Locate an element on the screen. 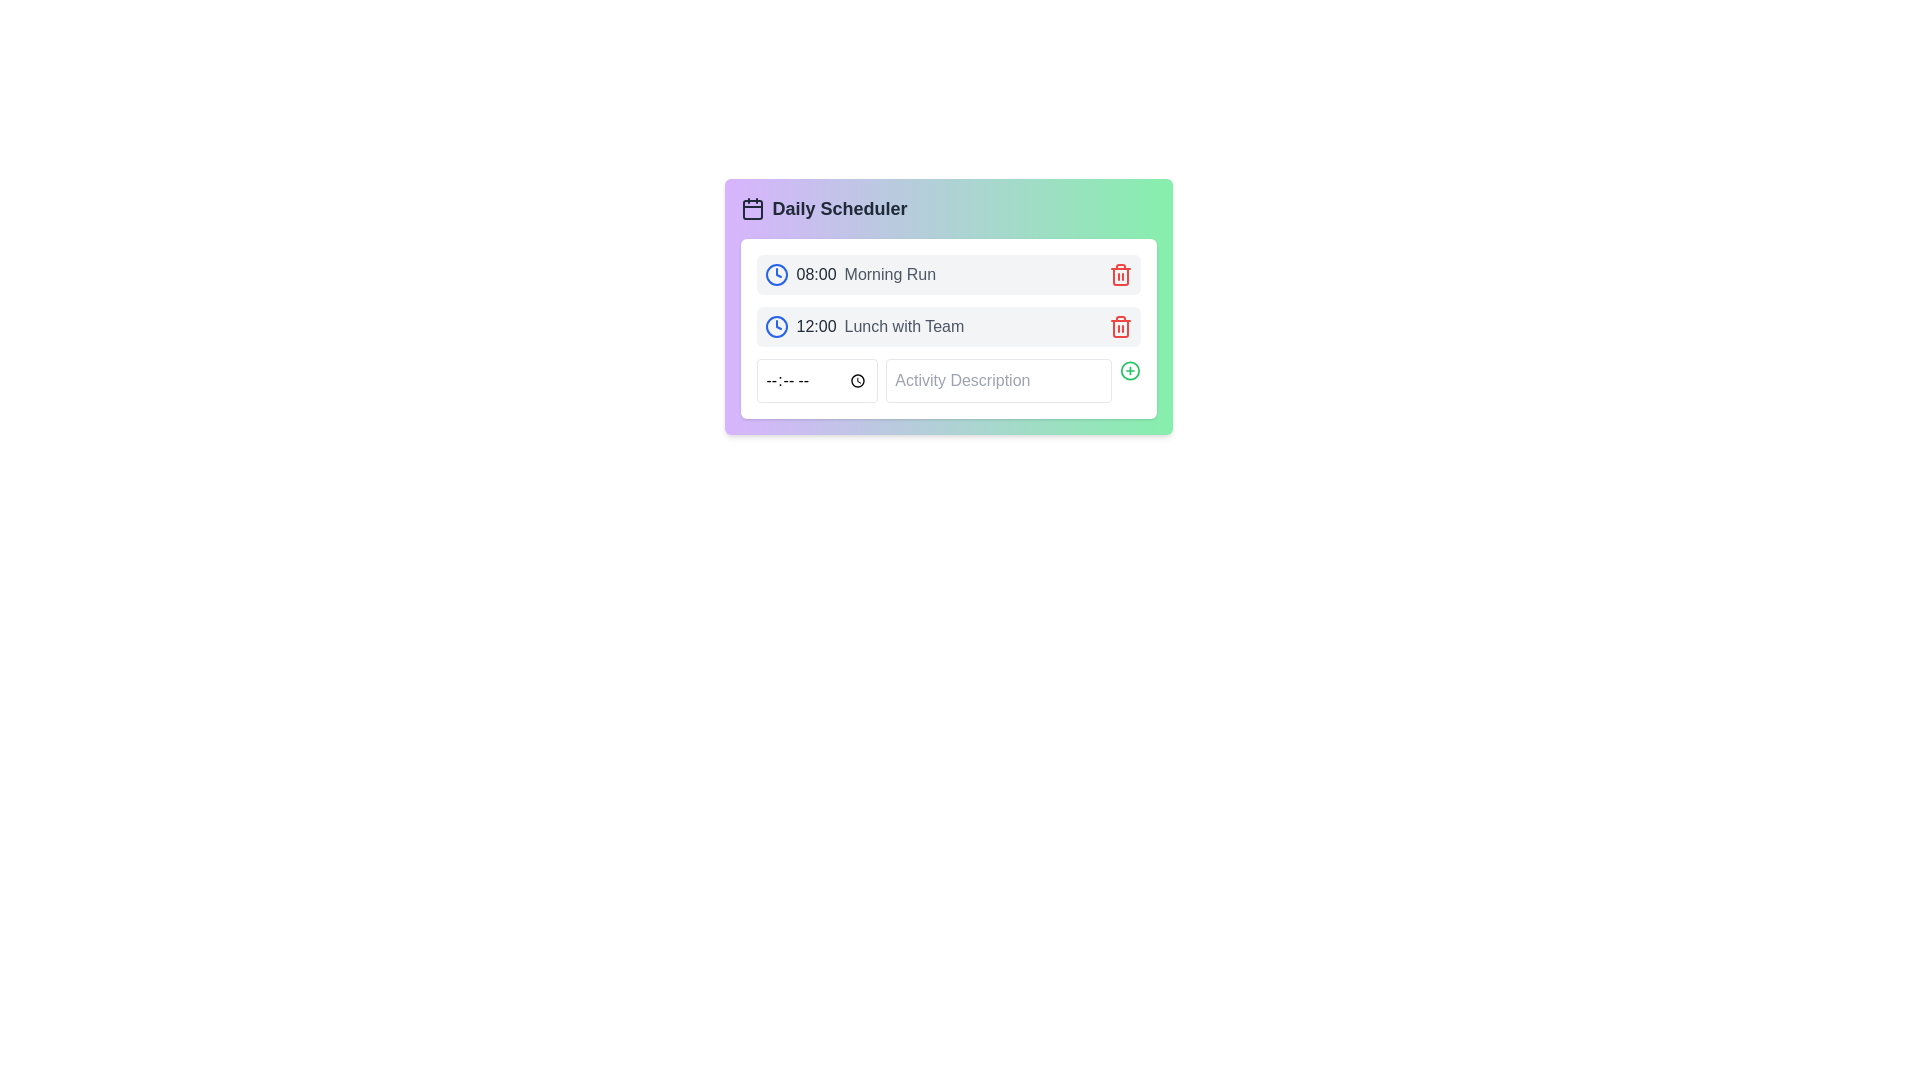 The image size is (1920, 1080). the blue clock icon located to the left of the text '12:00 Lunch with Team', which is the leftmost element in the row representing the event at 12:00 is located at coordinates (775, 326).